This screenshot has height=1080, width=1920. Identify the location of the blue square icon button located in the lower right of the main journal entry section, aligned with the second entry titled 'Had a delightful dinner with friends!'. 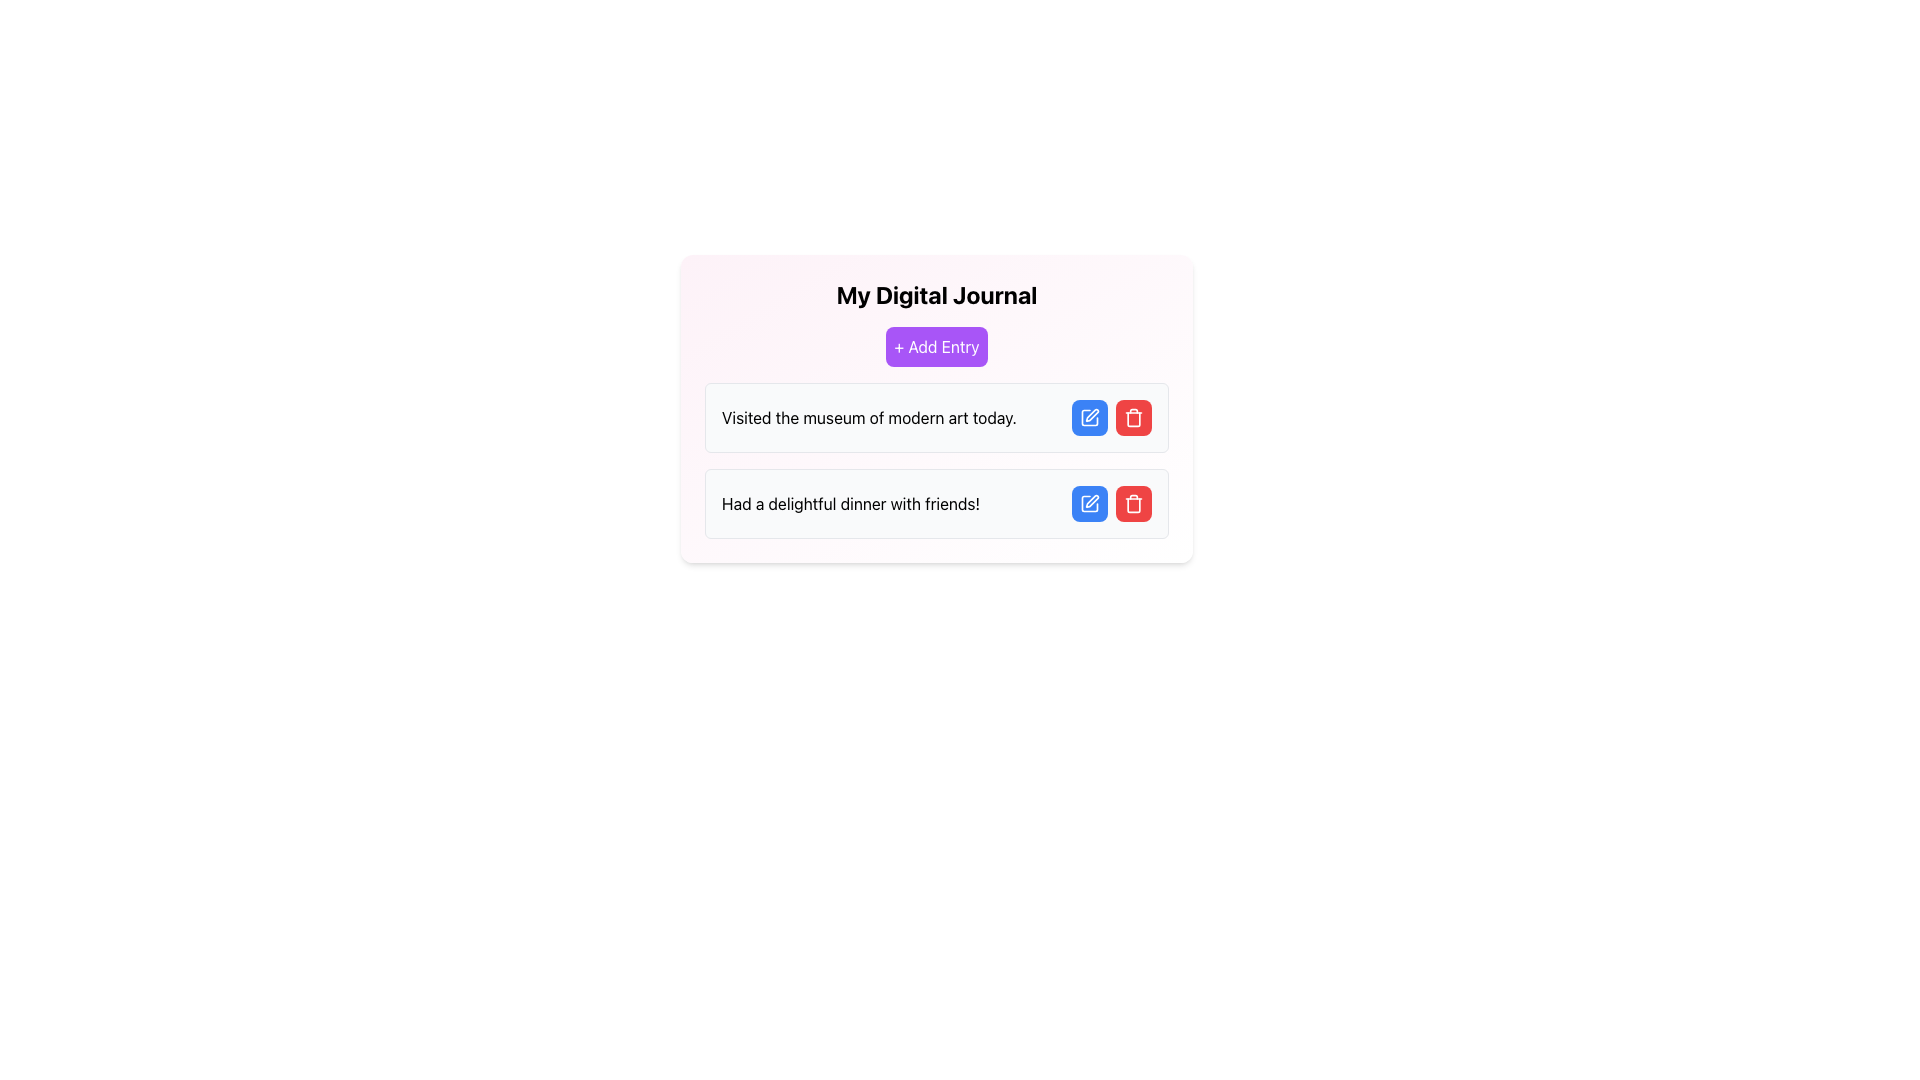
(1088, 503).